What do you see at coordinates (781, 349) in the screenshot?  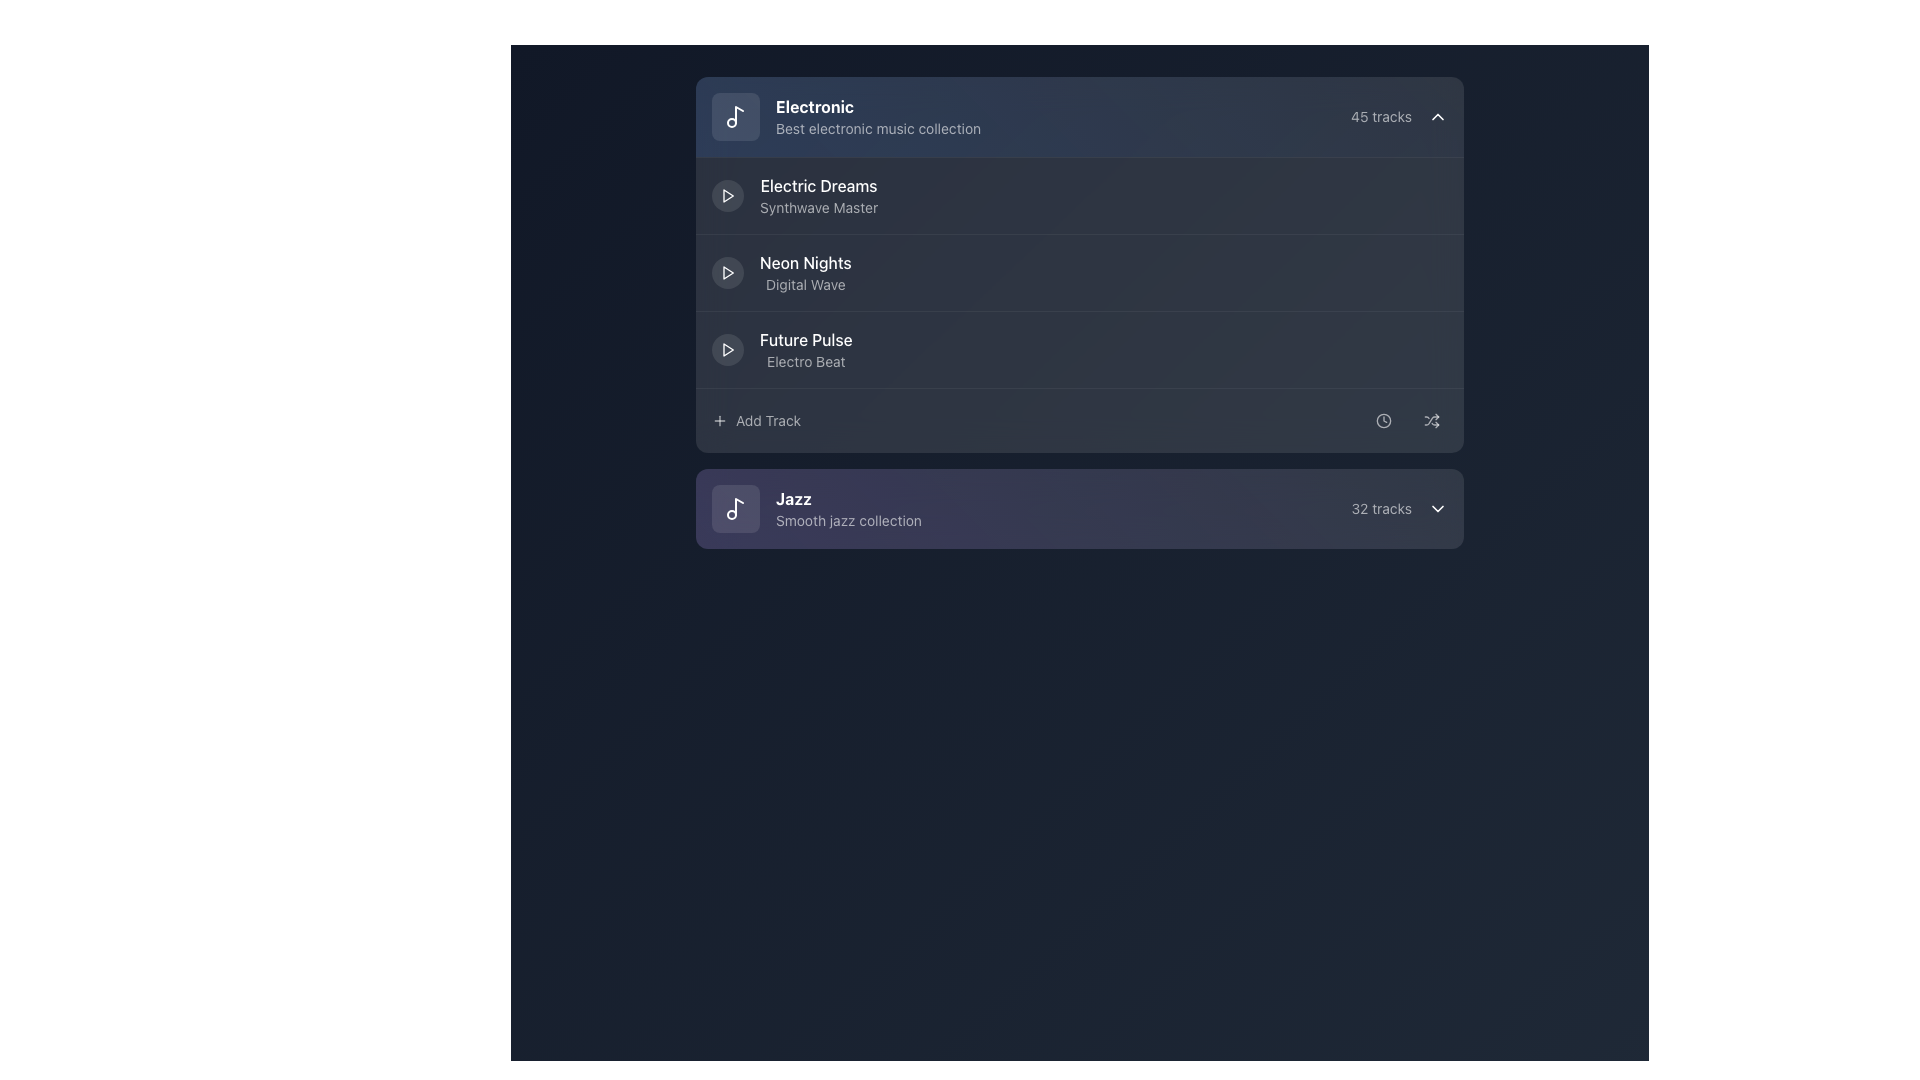 I see `the list item displaying 'Future Pulse' and 'Electro Beat', which is the third music track in the list, located between 'Neon Nights' and the 'Jazz' group` at bounding box center [781, 349].